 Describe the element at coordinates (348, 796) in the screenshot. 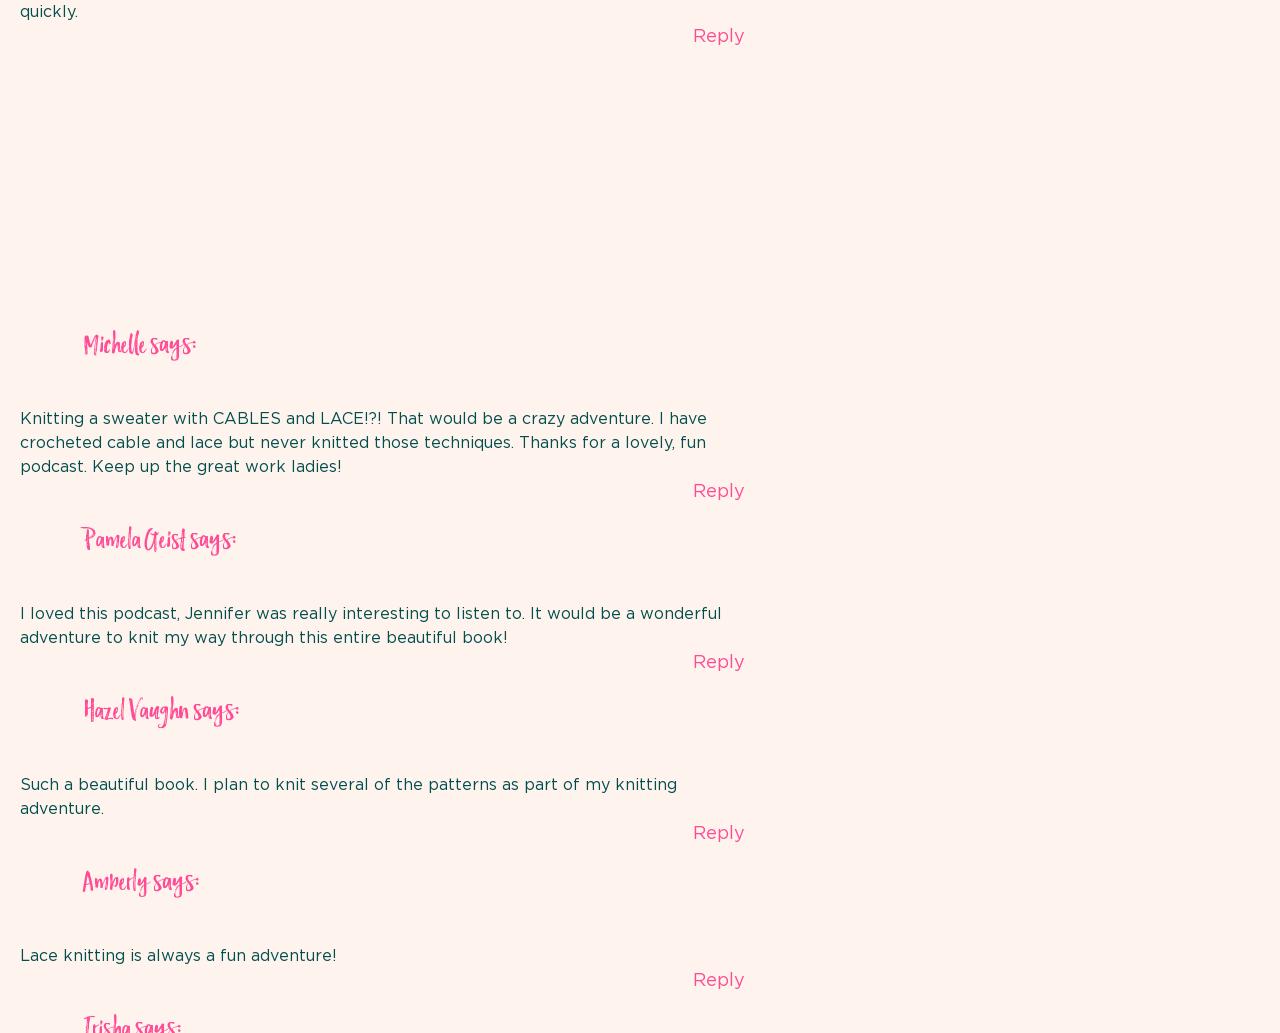

I see `'Such a beautiful book. I plan to knit several of the patterns as part of my knitting adventure.'` at that location.